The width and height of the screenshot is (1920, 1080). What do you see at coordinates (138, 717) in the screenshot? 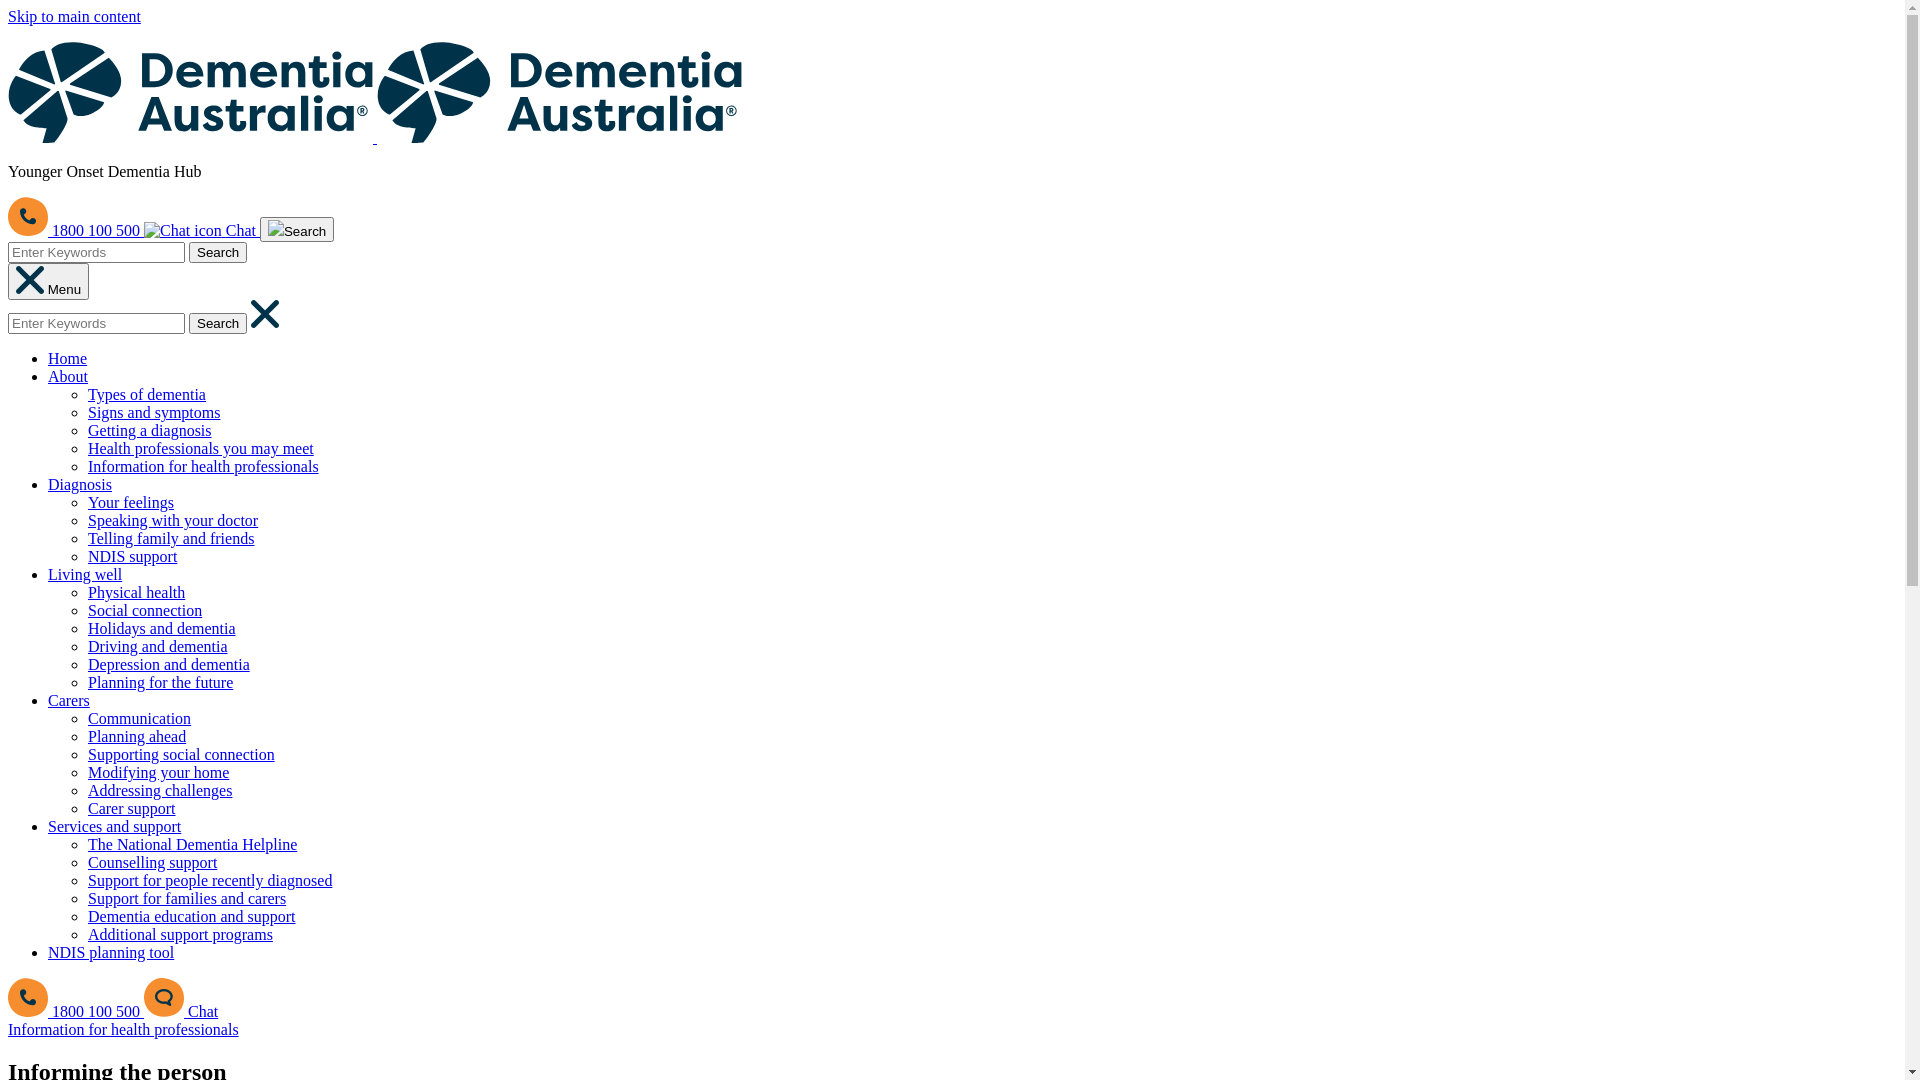
I see `'Communication'` at bounding box center [138, 717].